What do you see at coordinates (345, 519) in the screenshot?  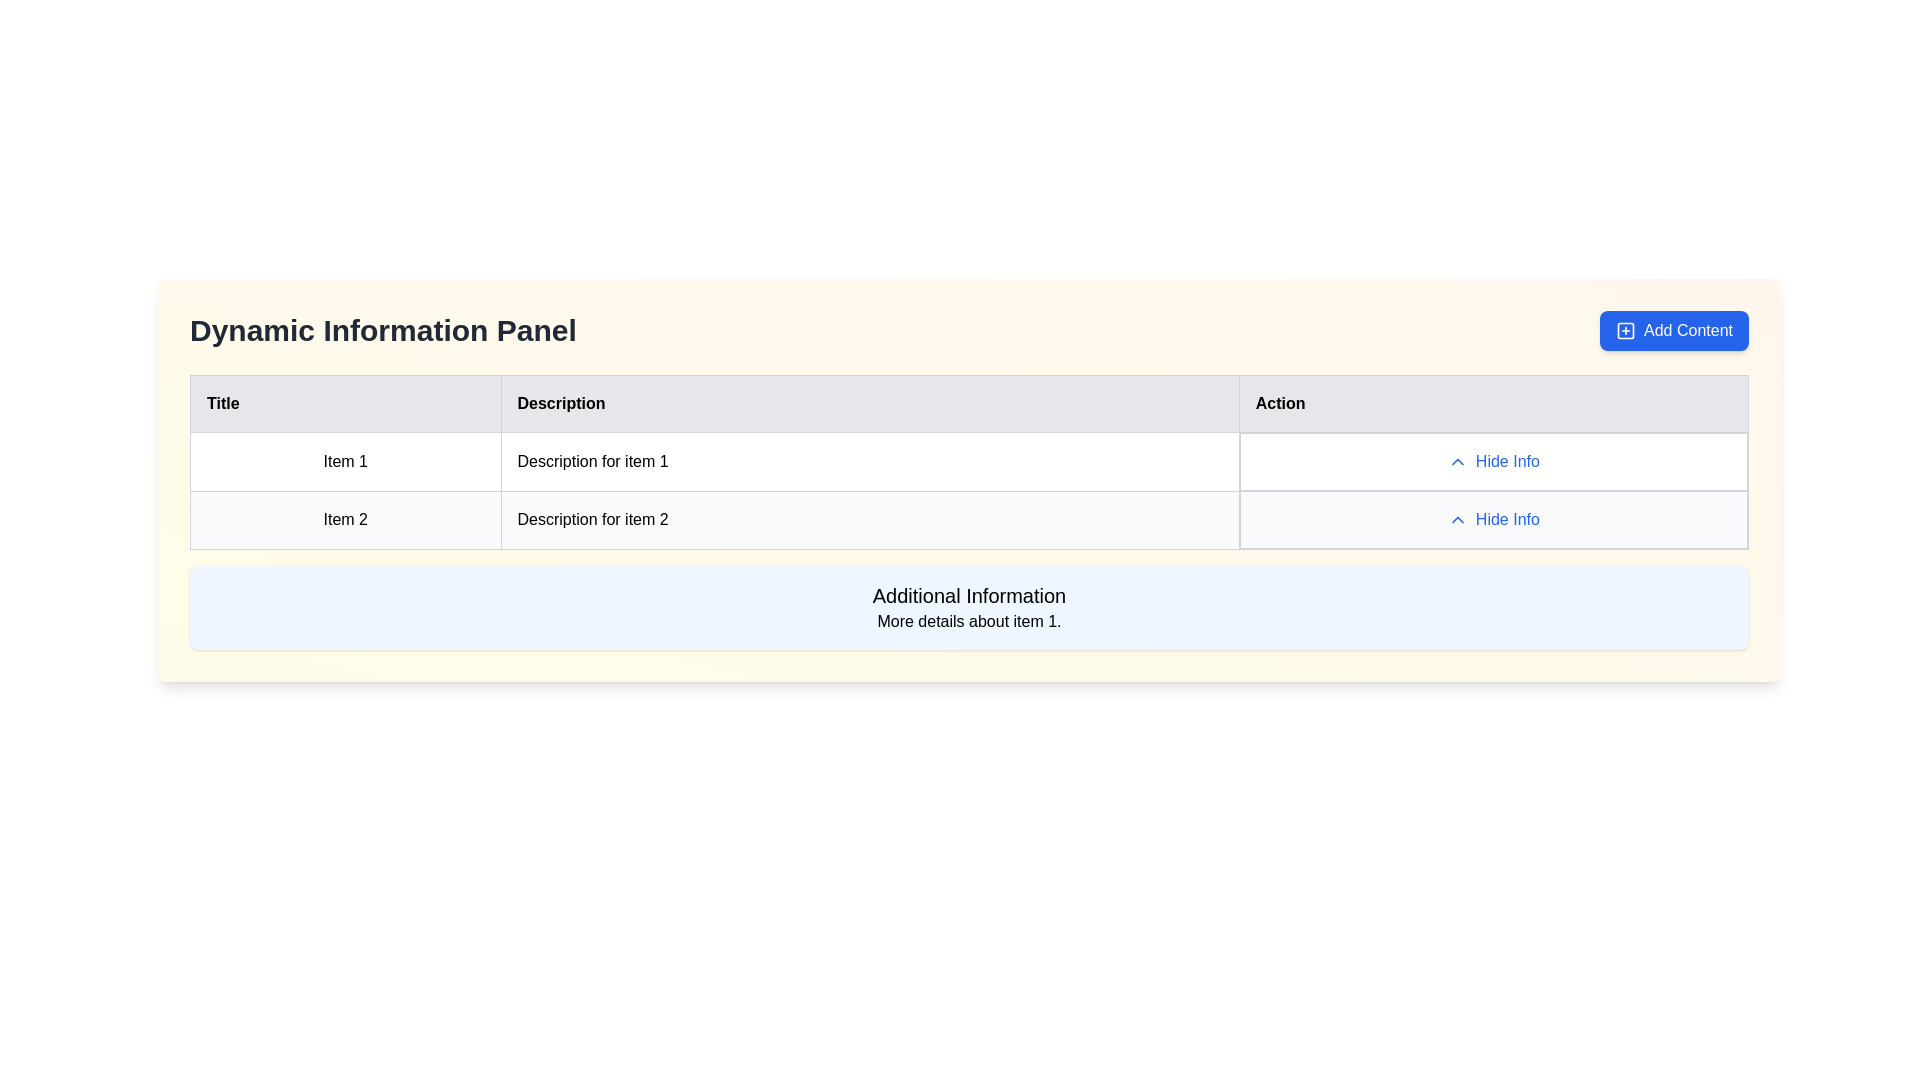 I see `text content of the Text Label that identifies the entry as 'Item 2' located in the second row under the 'Title' column` at bounding box center [345, 519].